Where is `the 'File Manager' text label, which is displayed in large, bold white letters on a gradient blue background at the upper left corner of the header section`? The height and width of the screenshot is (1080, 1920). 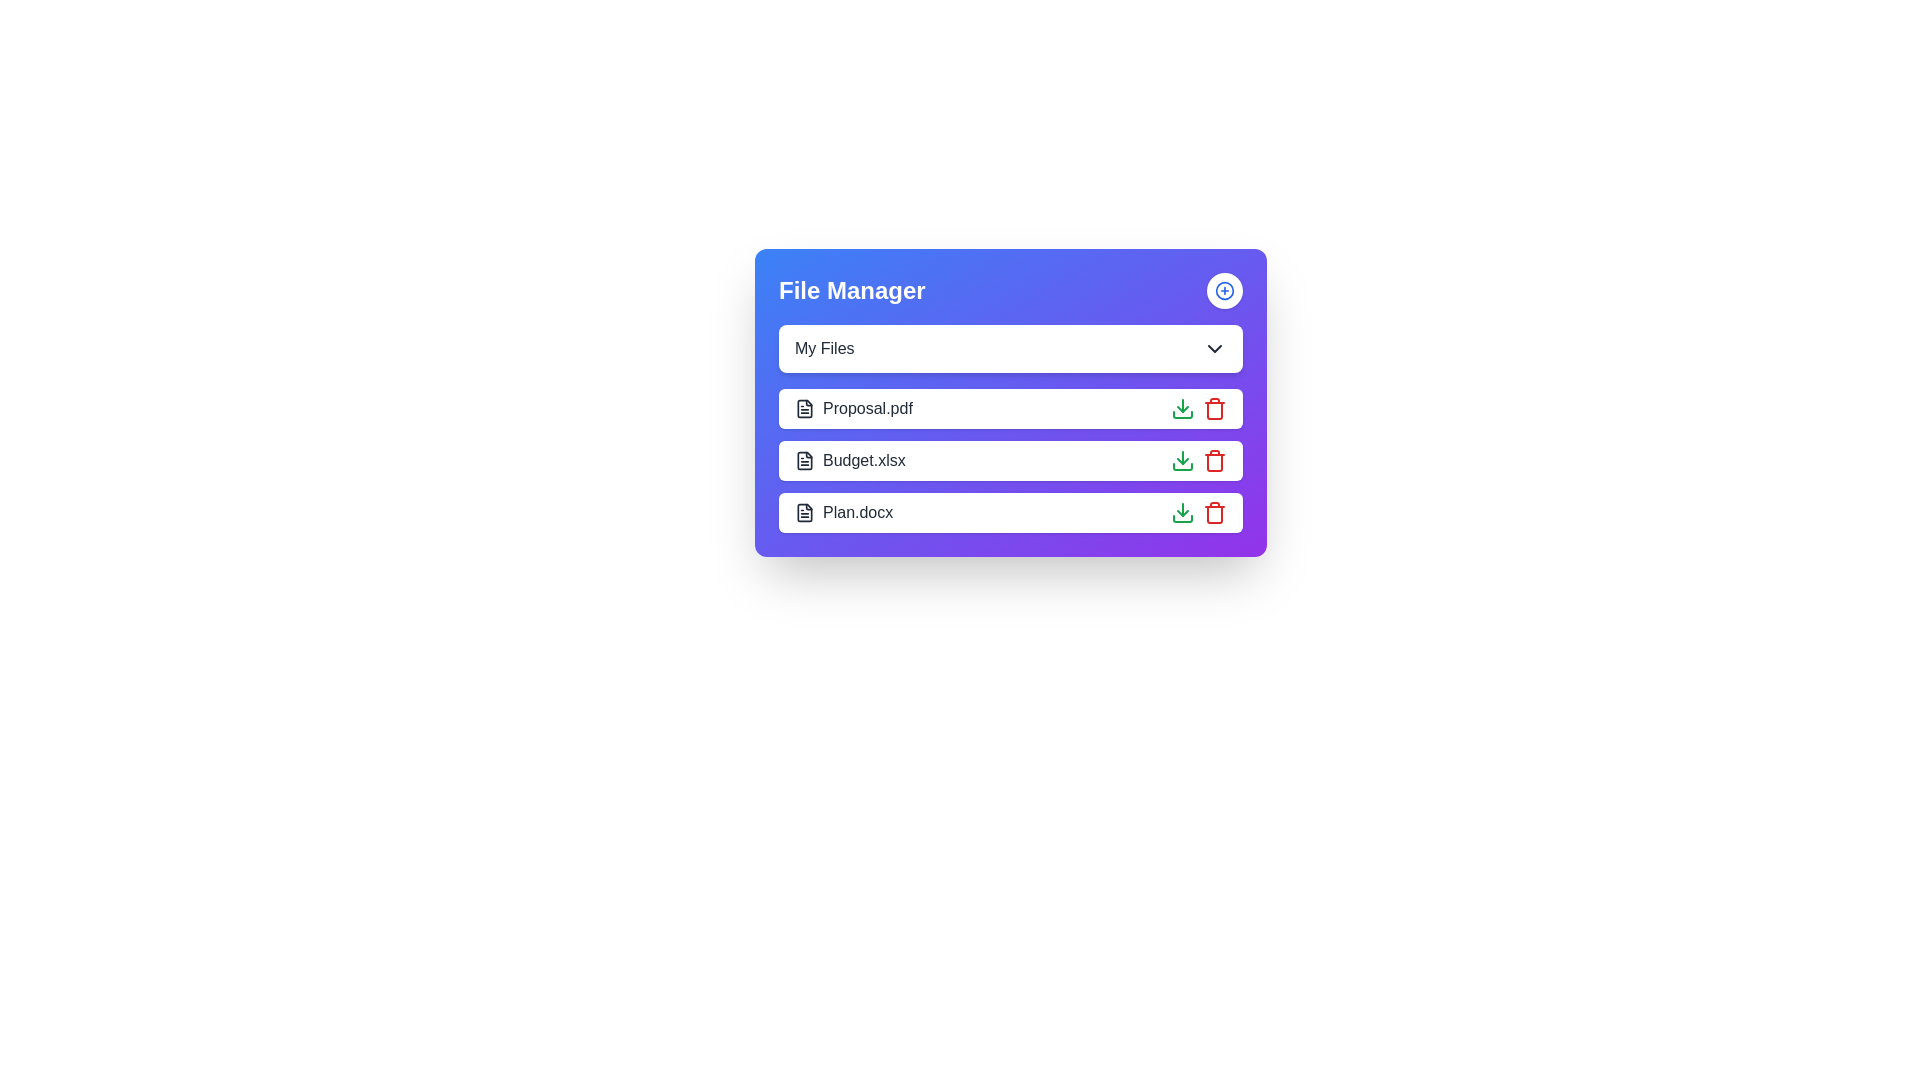 the 'File Manager' text label, which is displayed in large, bold white letters on a gradient blue background at the upper left corner of the header section is located at coordinates (852, 290).